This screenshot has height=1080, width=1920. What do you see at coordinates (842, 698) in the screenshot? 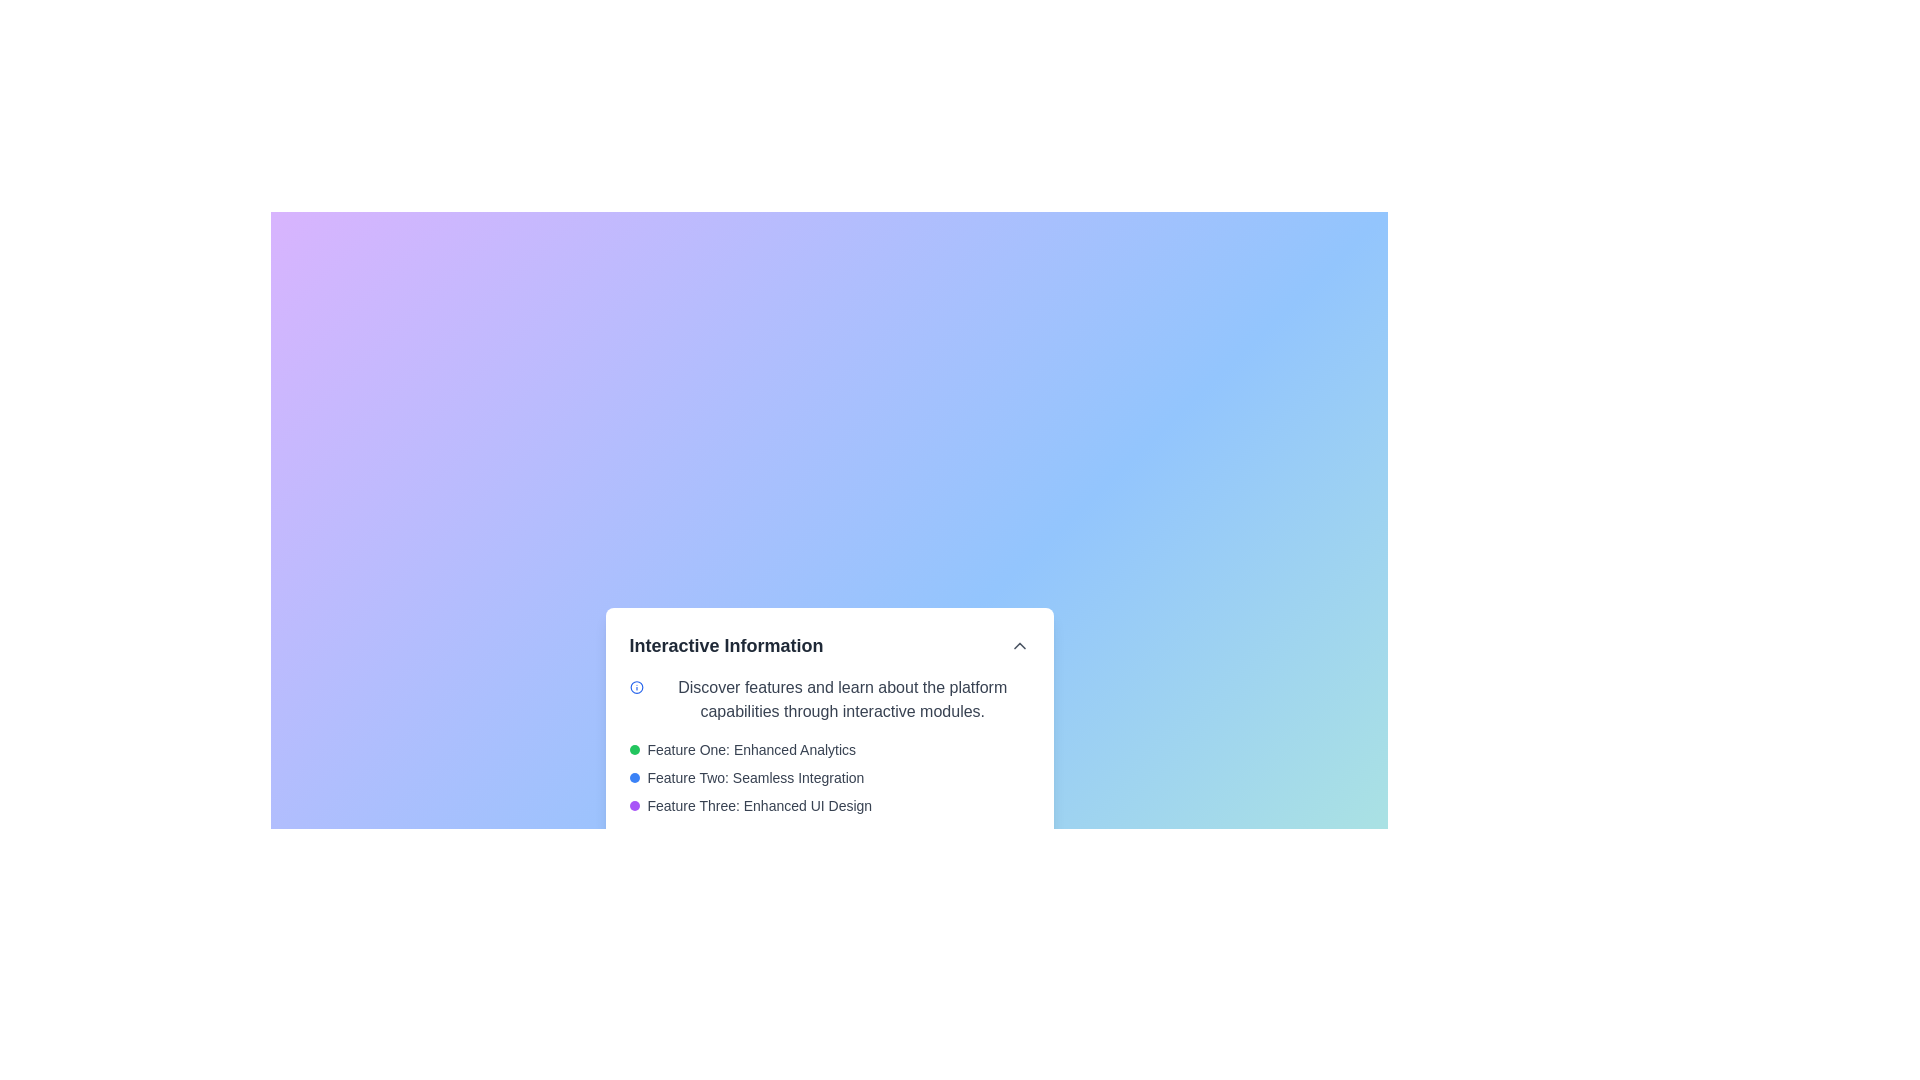
I see `the text block element containing the statement 'Discover features and learn about the platform capabilities through interactive modules', which is styled in gray font and positioned beneath the heading 'Interactive Information'` at bounding box center [842, 698].